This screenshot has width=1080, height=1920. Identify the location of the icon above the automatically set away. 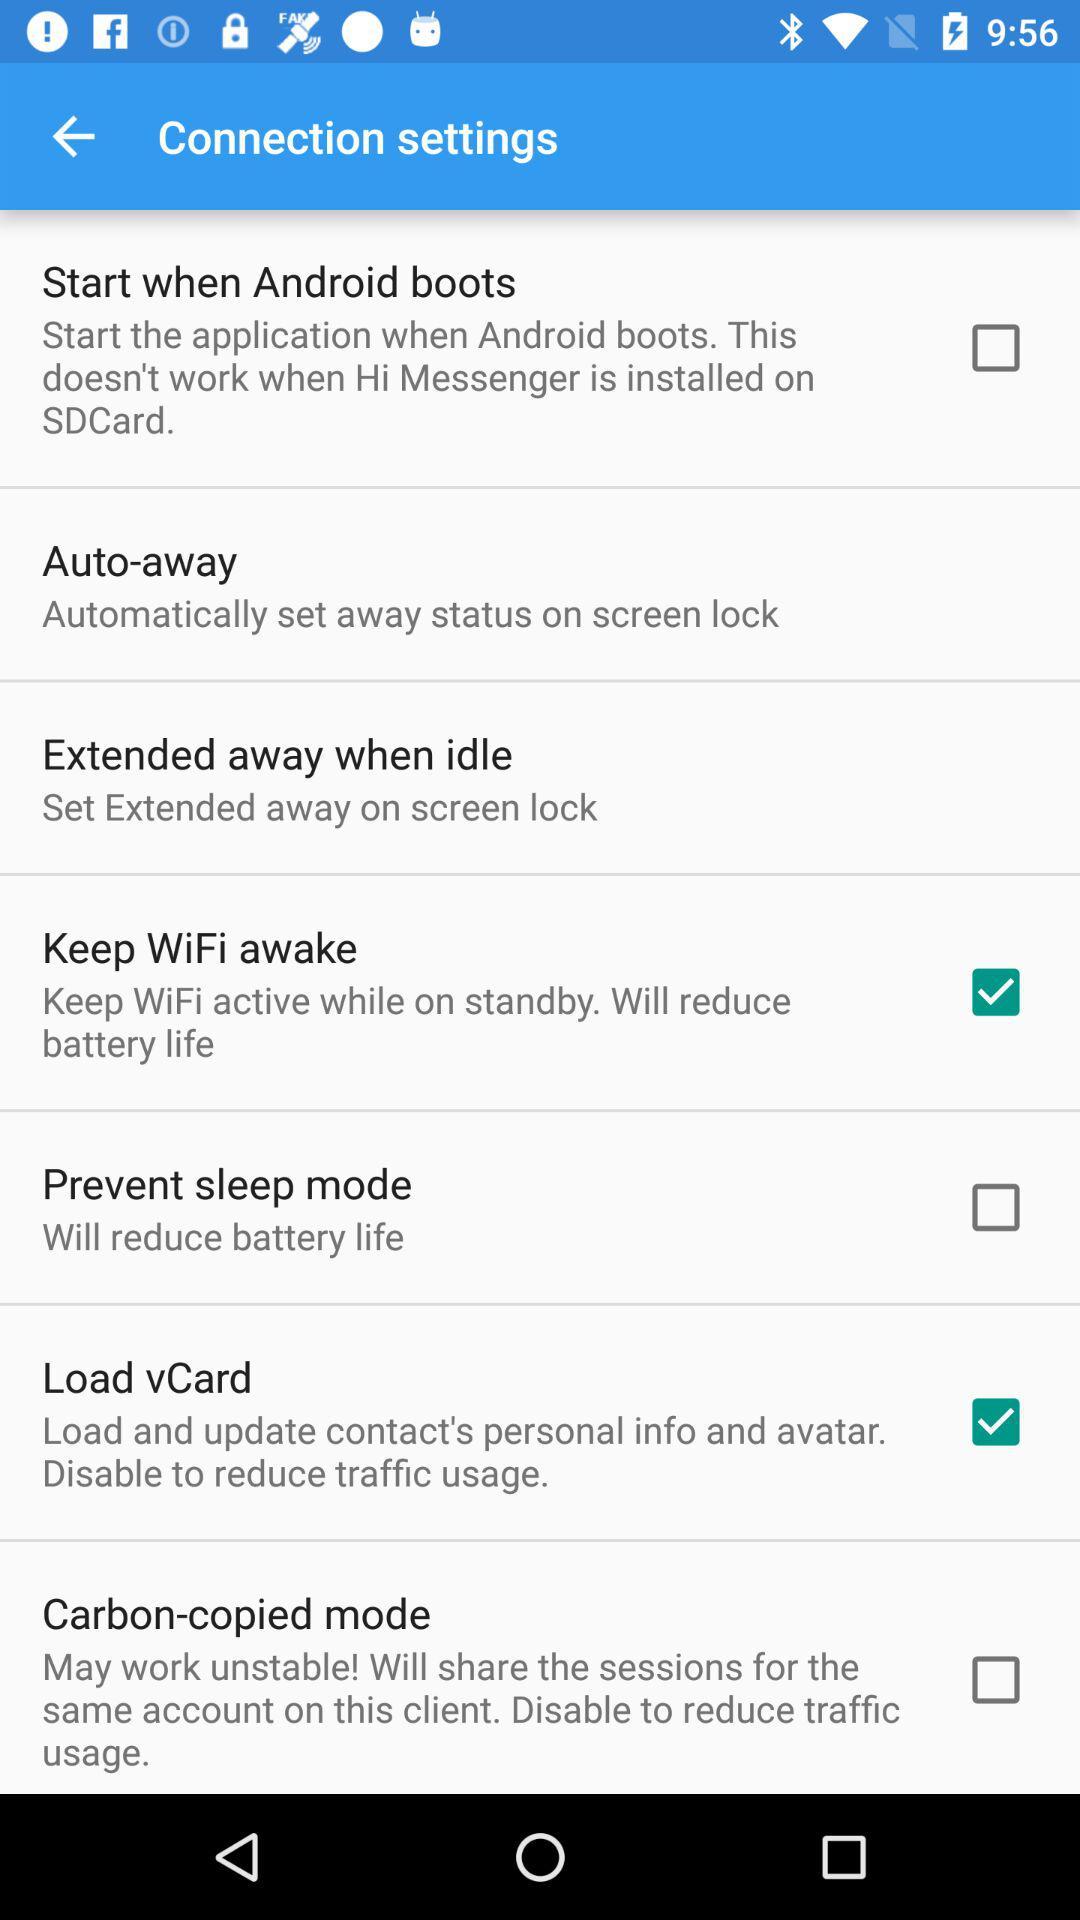
(138, 559).